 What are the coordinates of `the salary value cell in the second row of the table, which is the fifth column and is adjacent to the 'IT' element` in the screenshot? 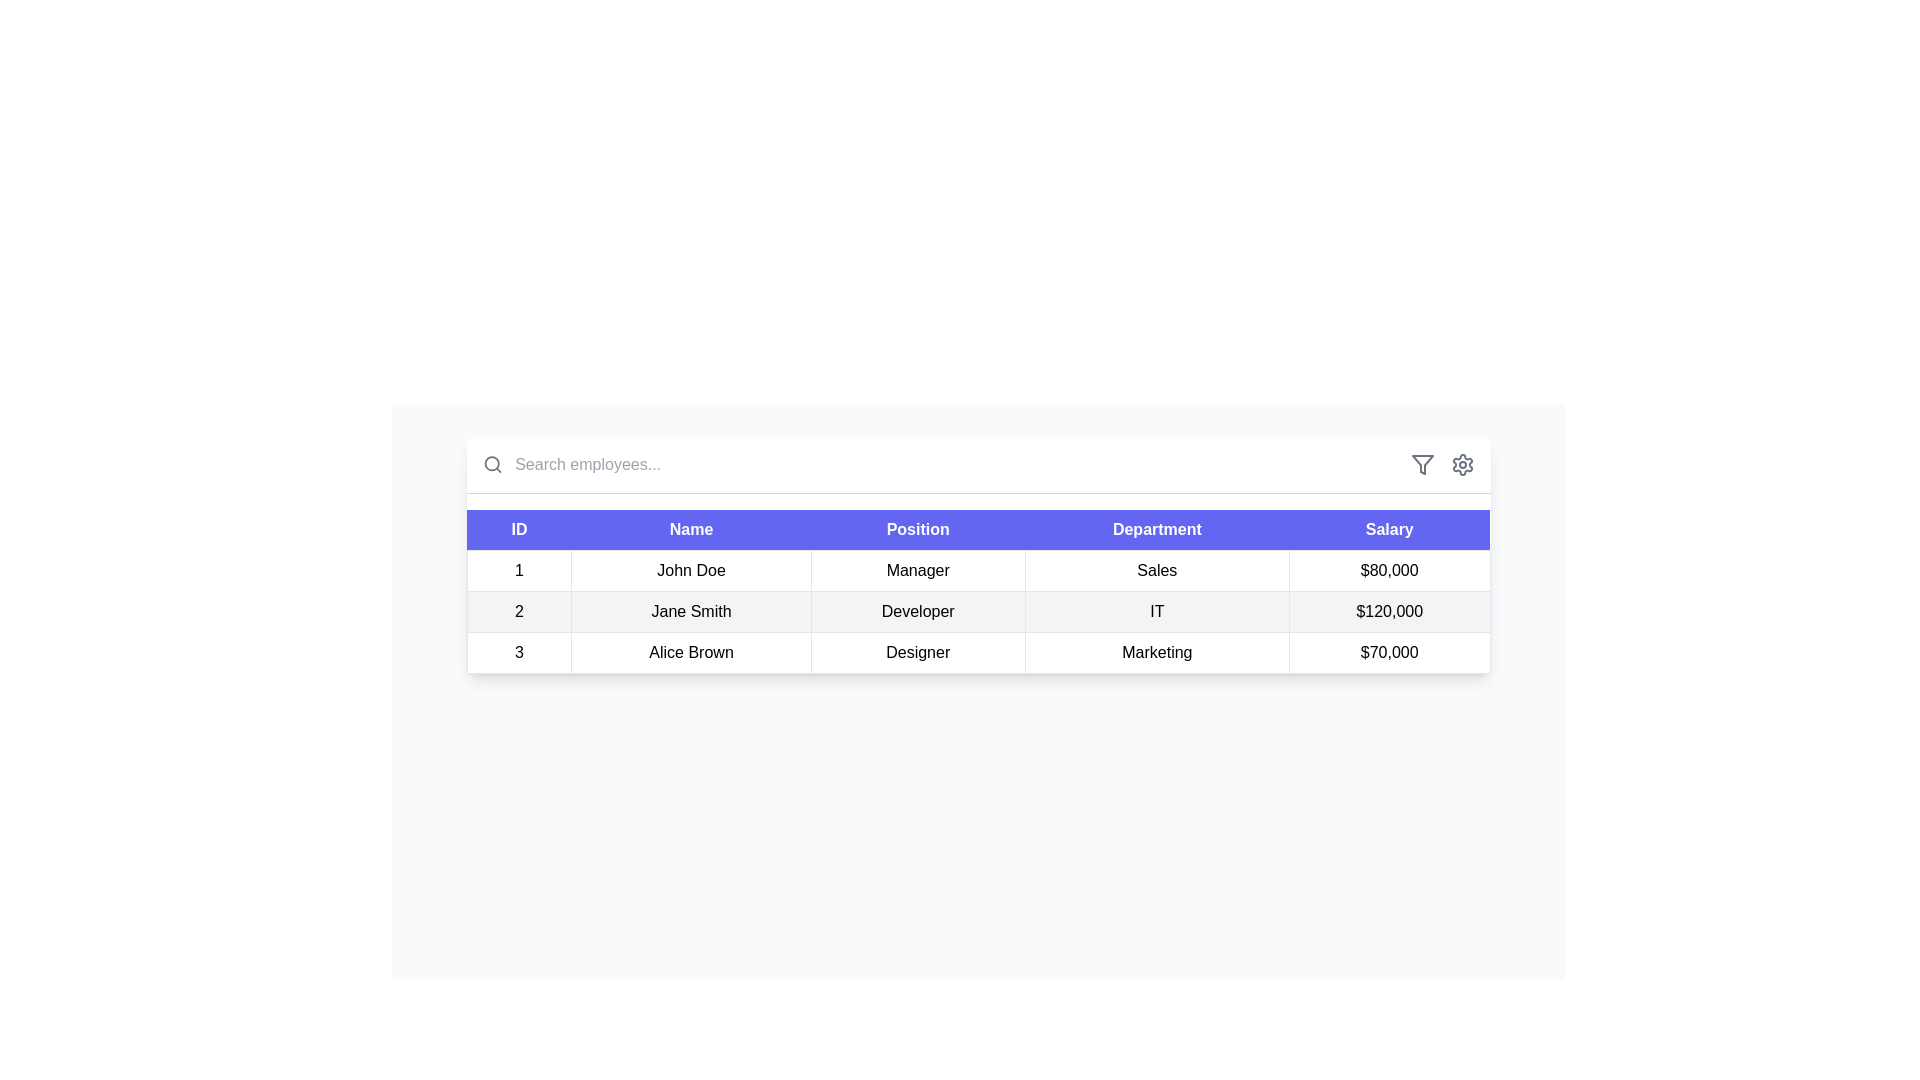 It's located at (1388, 611).